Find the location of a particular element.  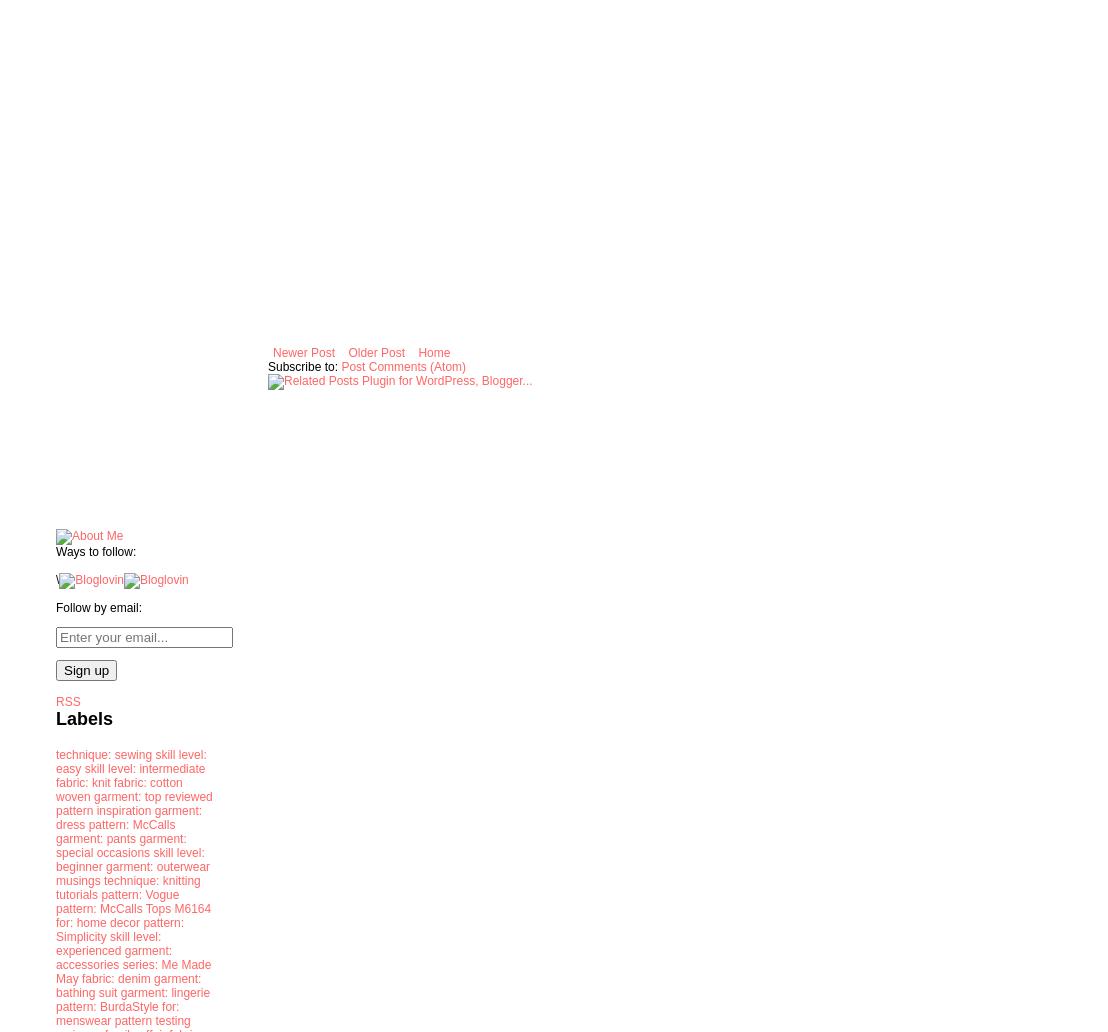

'Labels' is located at coordinates (83, 716).